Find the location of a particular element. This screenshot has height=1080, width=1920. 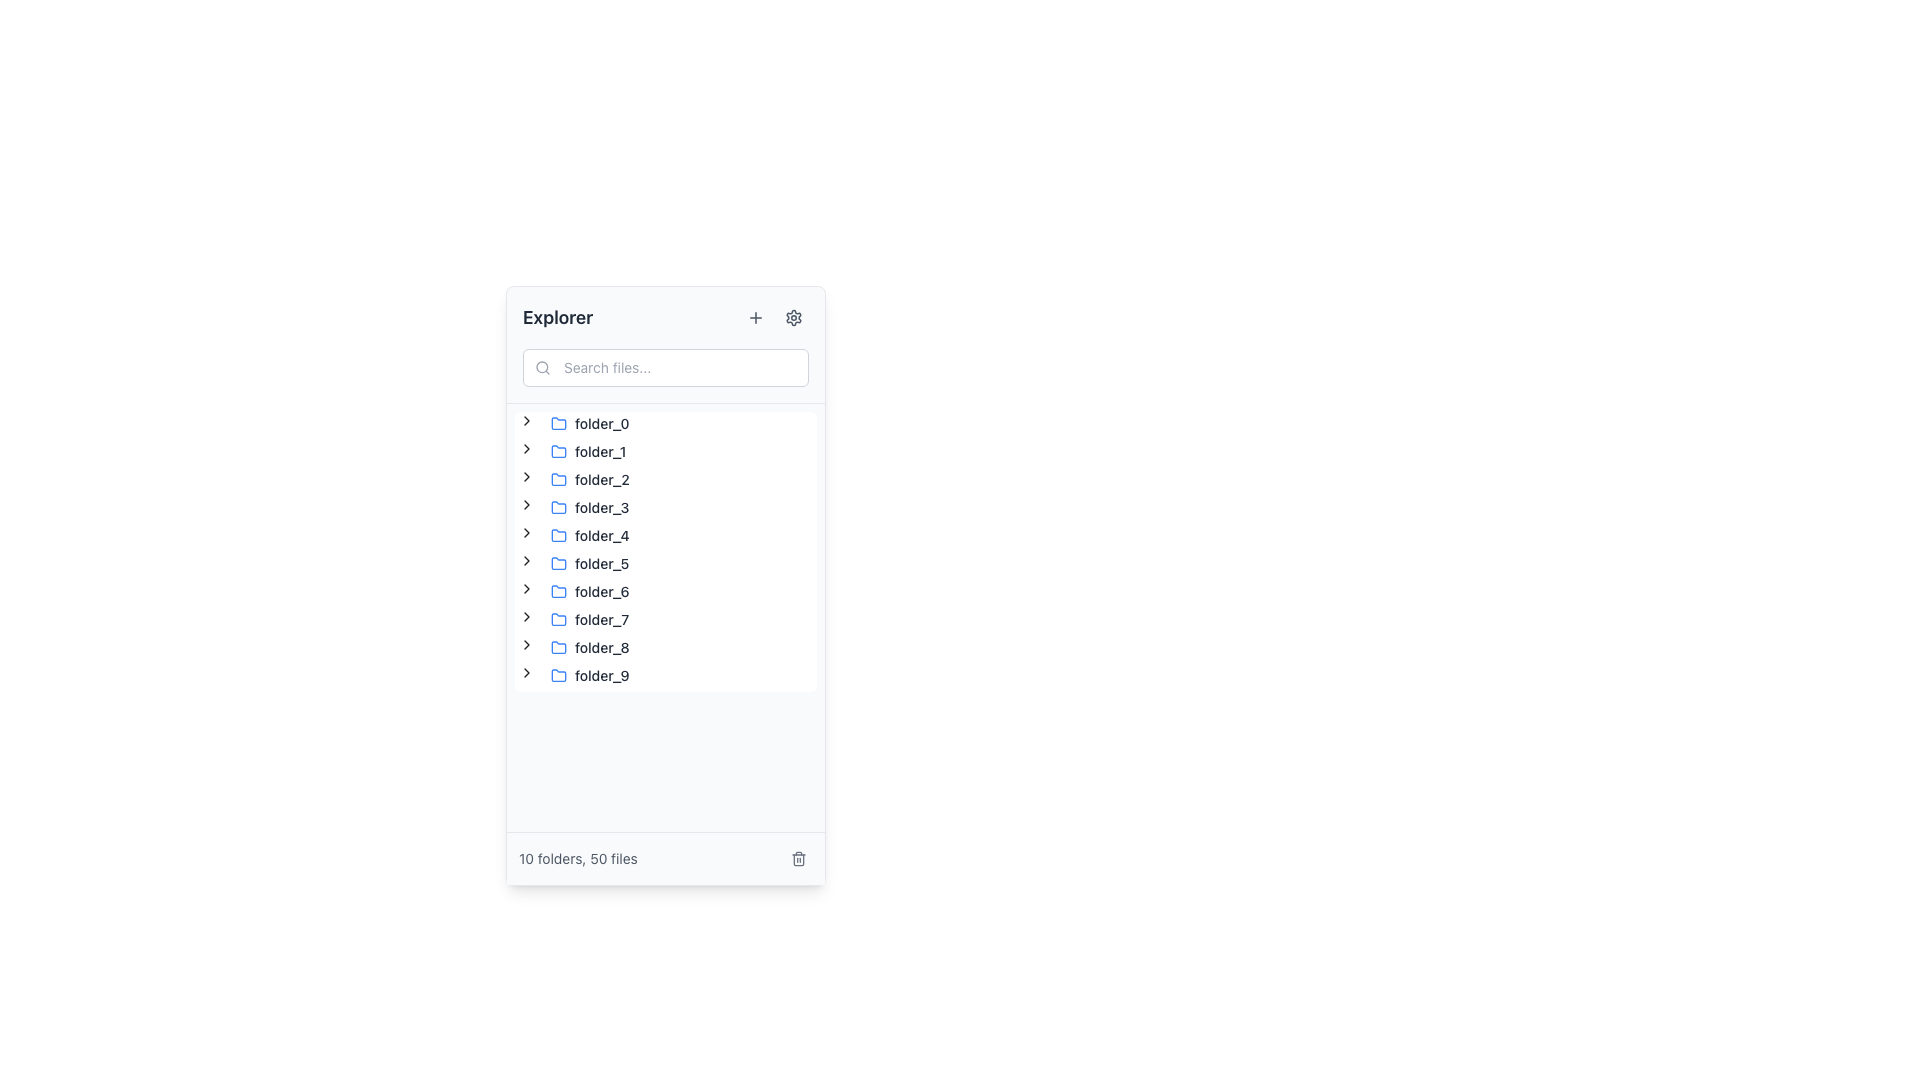

the list item representing the folder named 'folder_4' is located at coordinates (589, 535).